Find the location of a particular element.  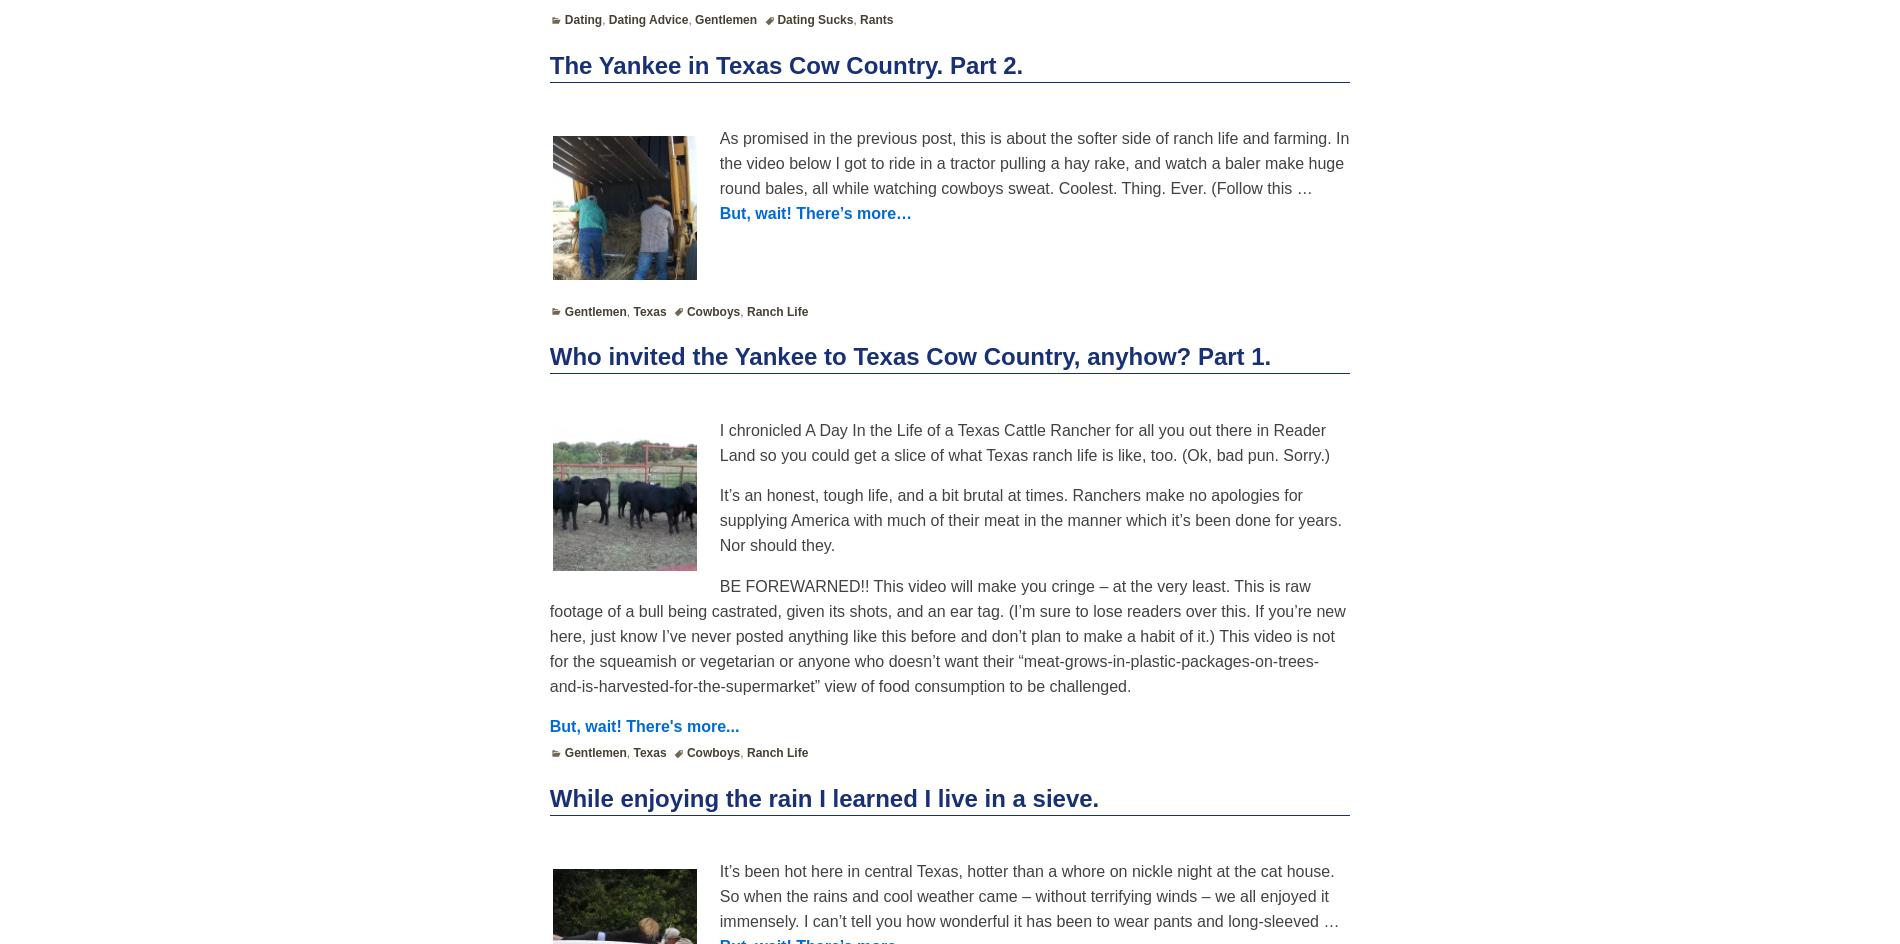

'Who invited the Yankee to Texas Cow Country, anyhow? Part 1.' is located at coordinates (908, 356).